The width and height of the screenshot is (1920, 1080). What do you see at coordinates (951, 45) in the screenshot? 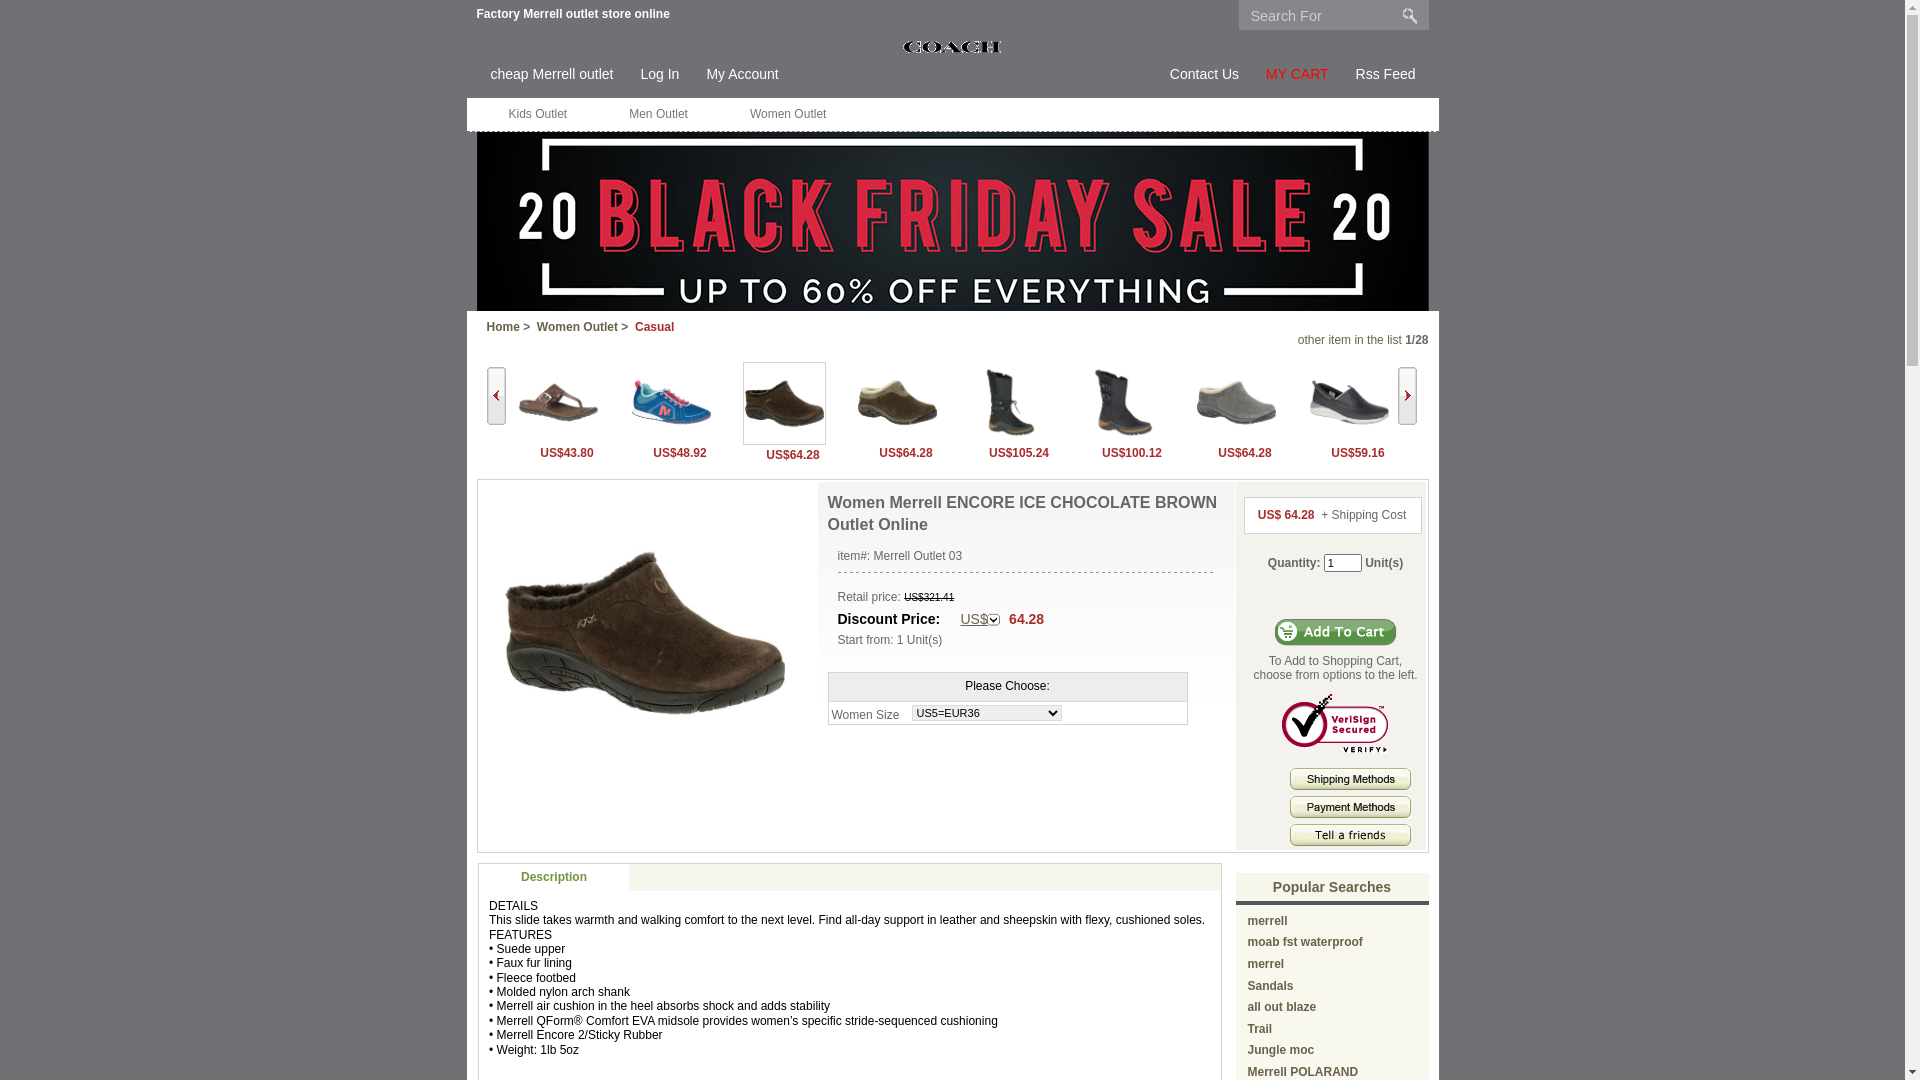
I see `' Merrell outlet '` at bounding box center [951, 45].